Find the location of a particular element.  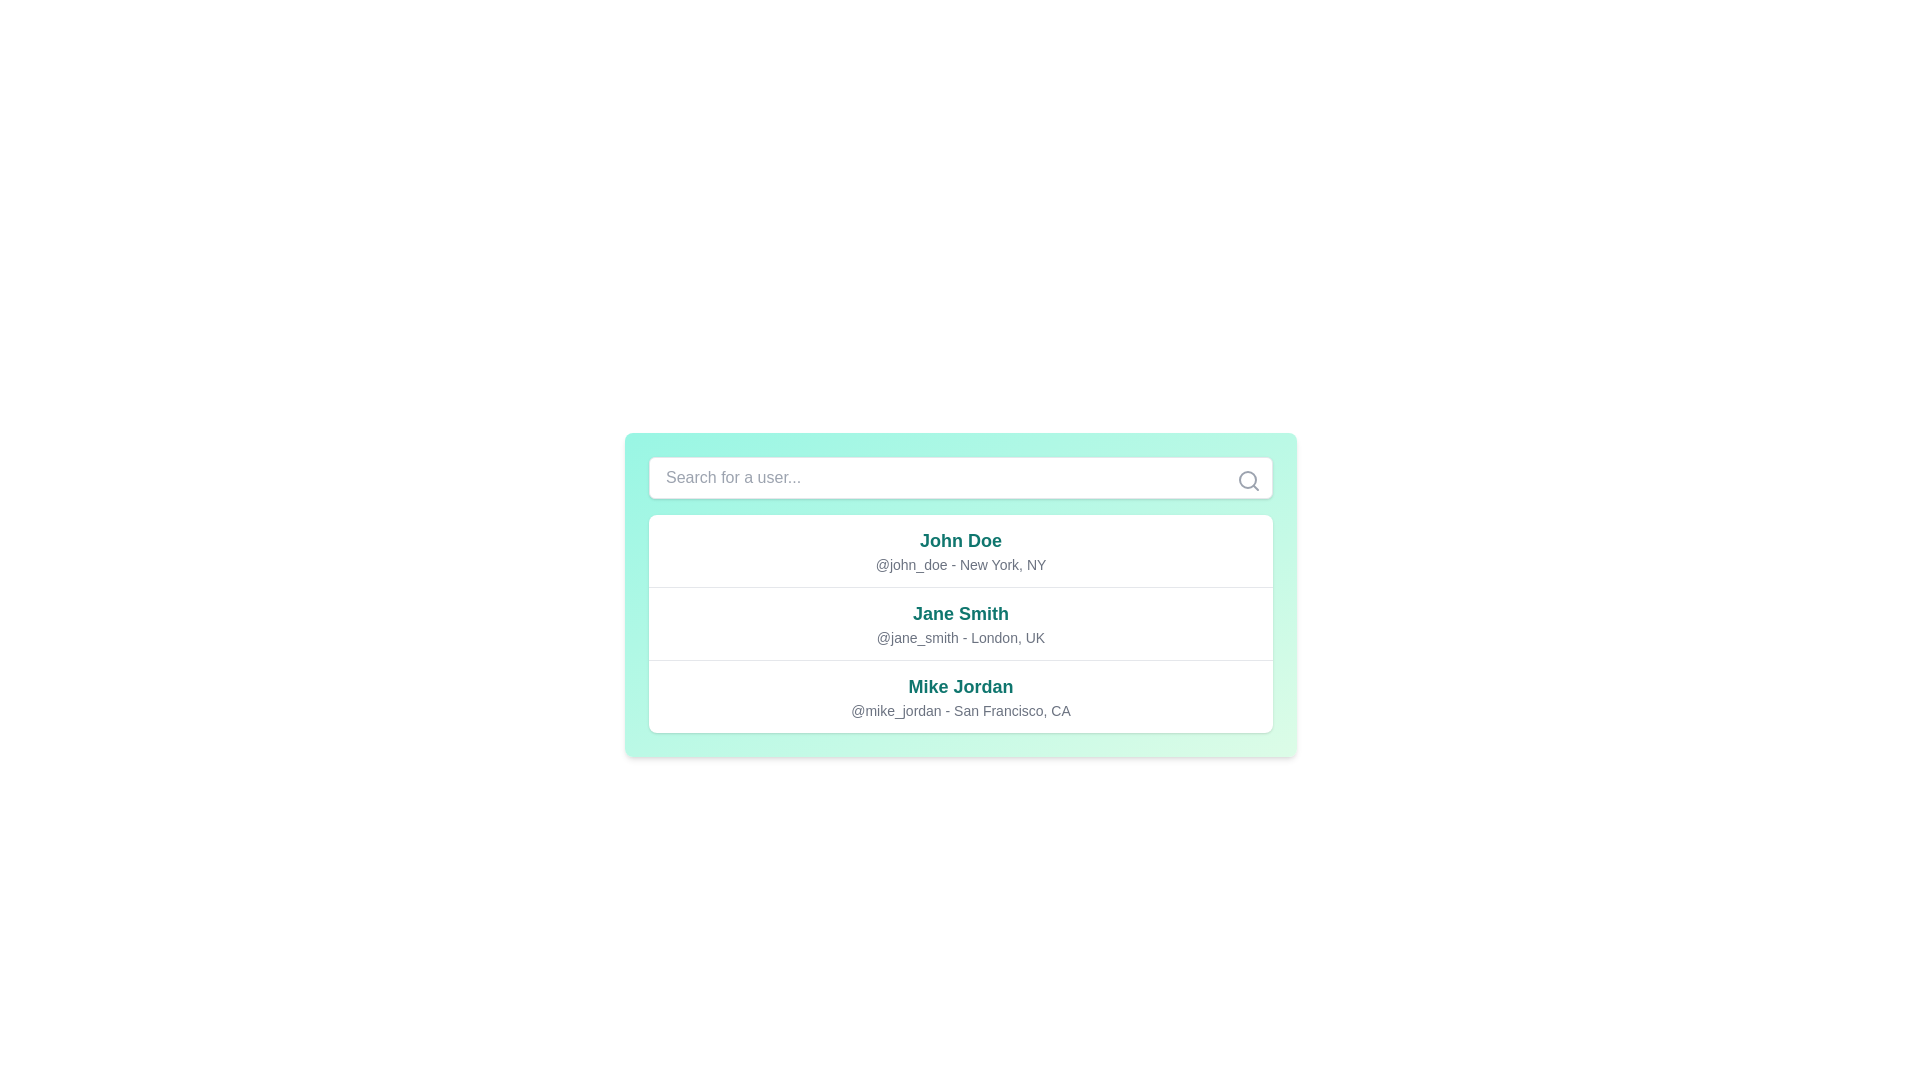

on the second list item displaying 'Jane Smith' in bold teal-colored font, which includes the text '@jane_smith - London, UK' in a smaller gray font is located at coordinates (960, 622).